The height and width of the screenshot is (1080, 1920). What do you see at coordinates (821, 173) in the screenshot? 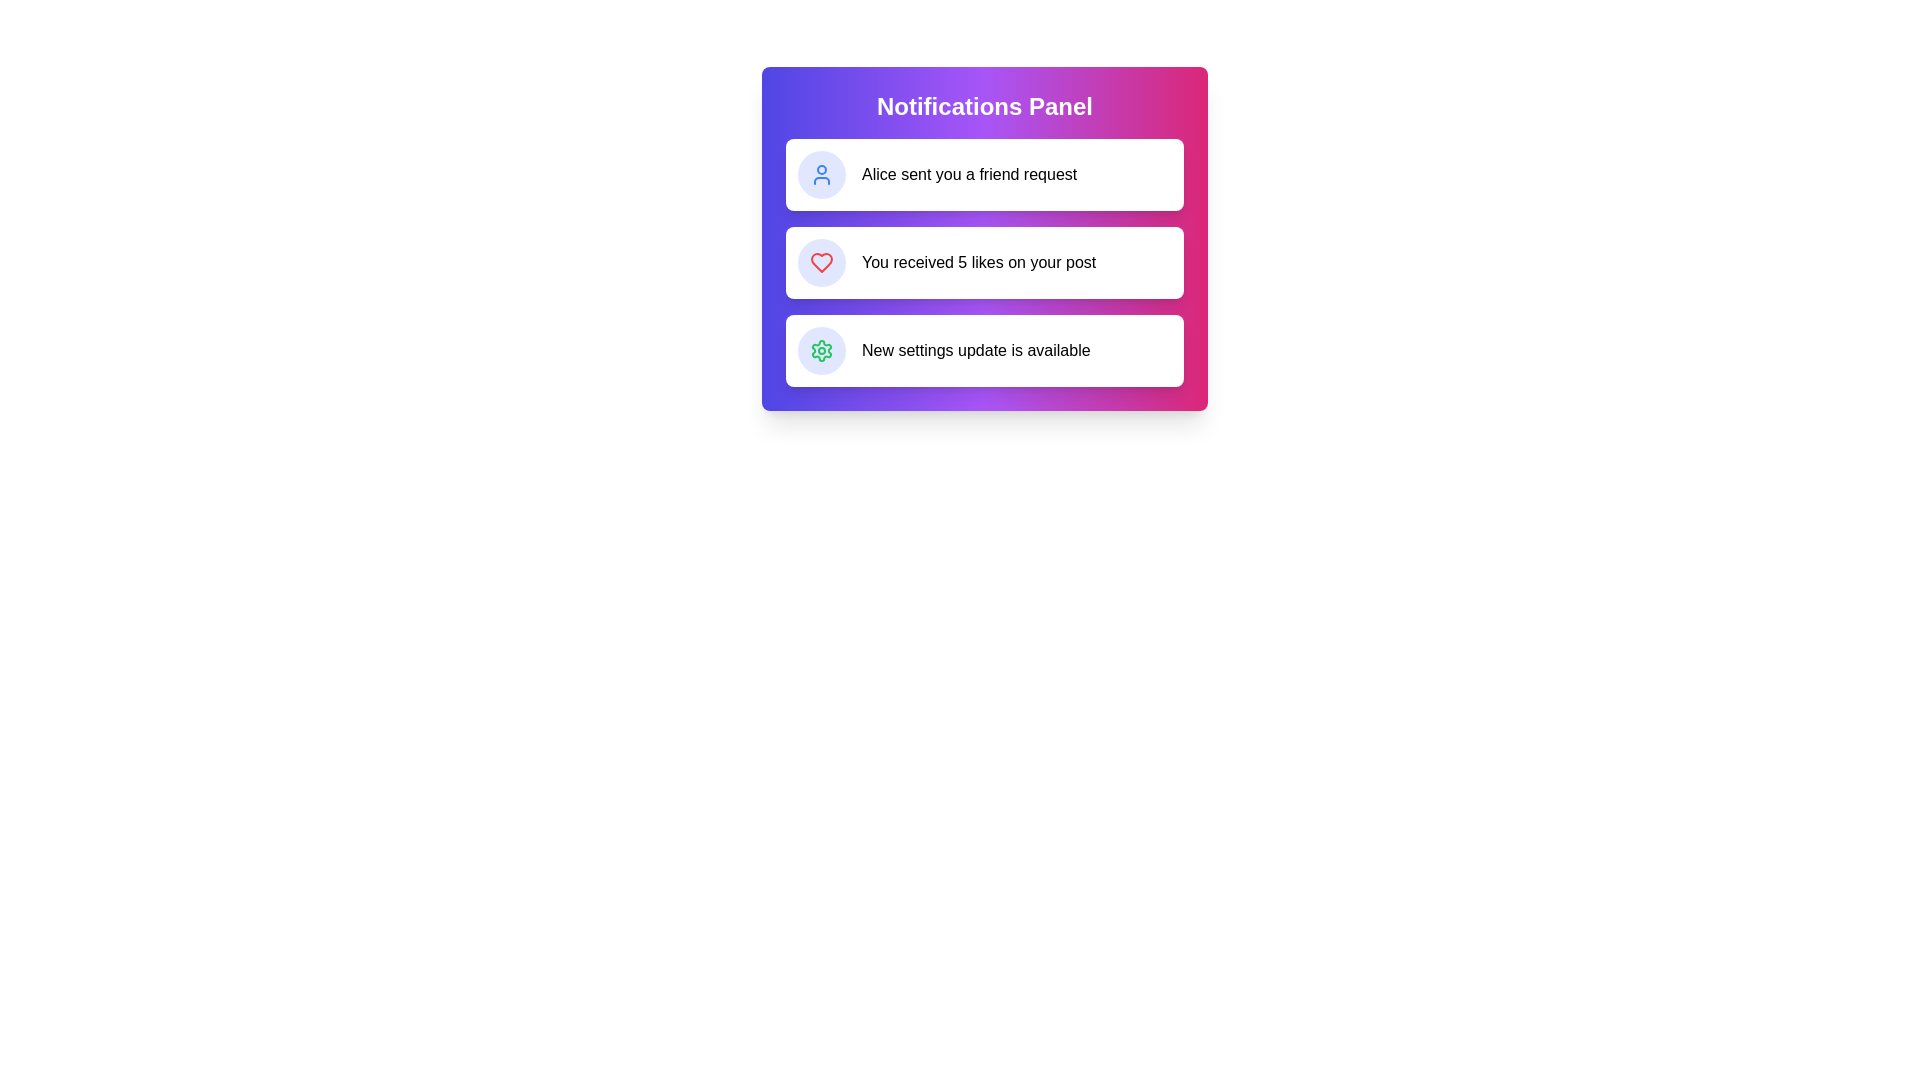
I see `the circular user icon with a blue background located in the first notification row of the Notifications Panel, adjacent to the text 'Alice sent you a friend request'` at bounding box center [821, 173].